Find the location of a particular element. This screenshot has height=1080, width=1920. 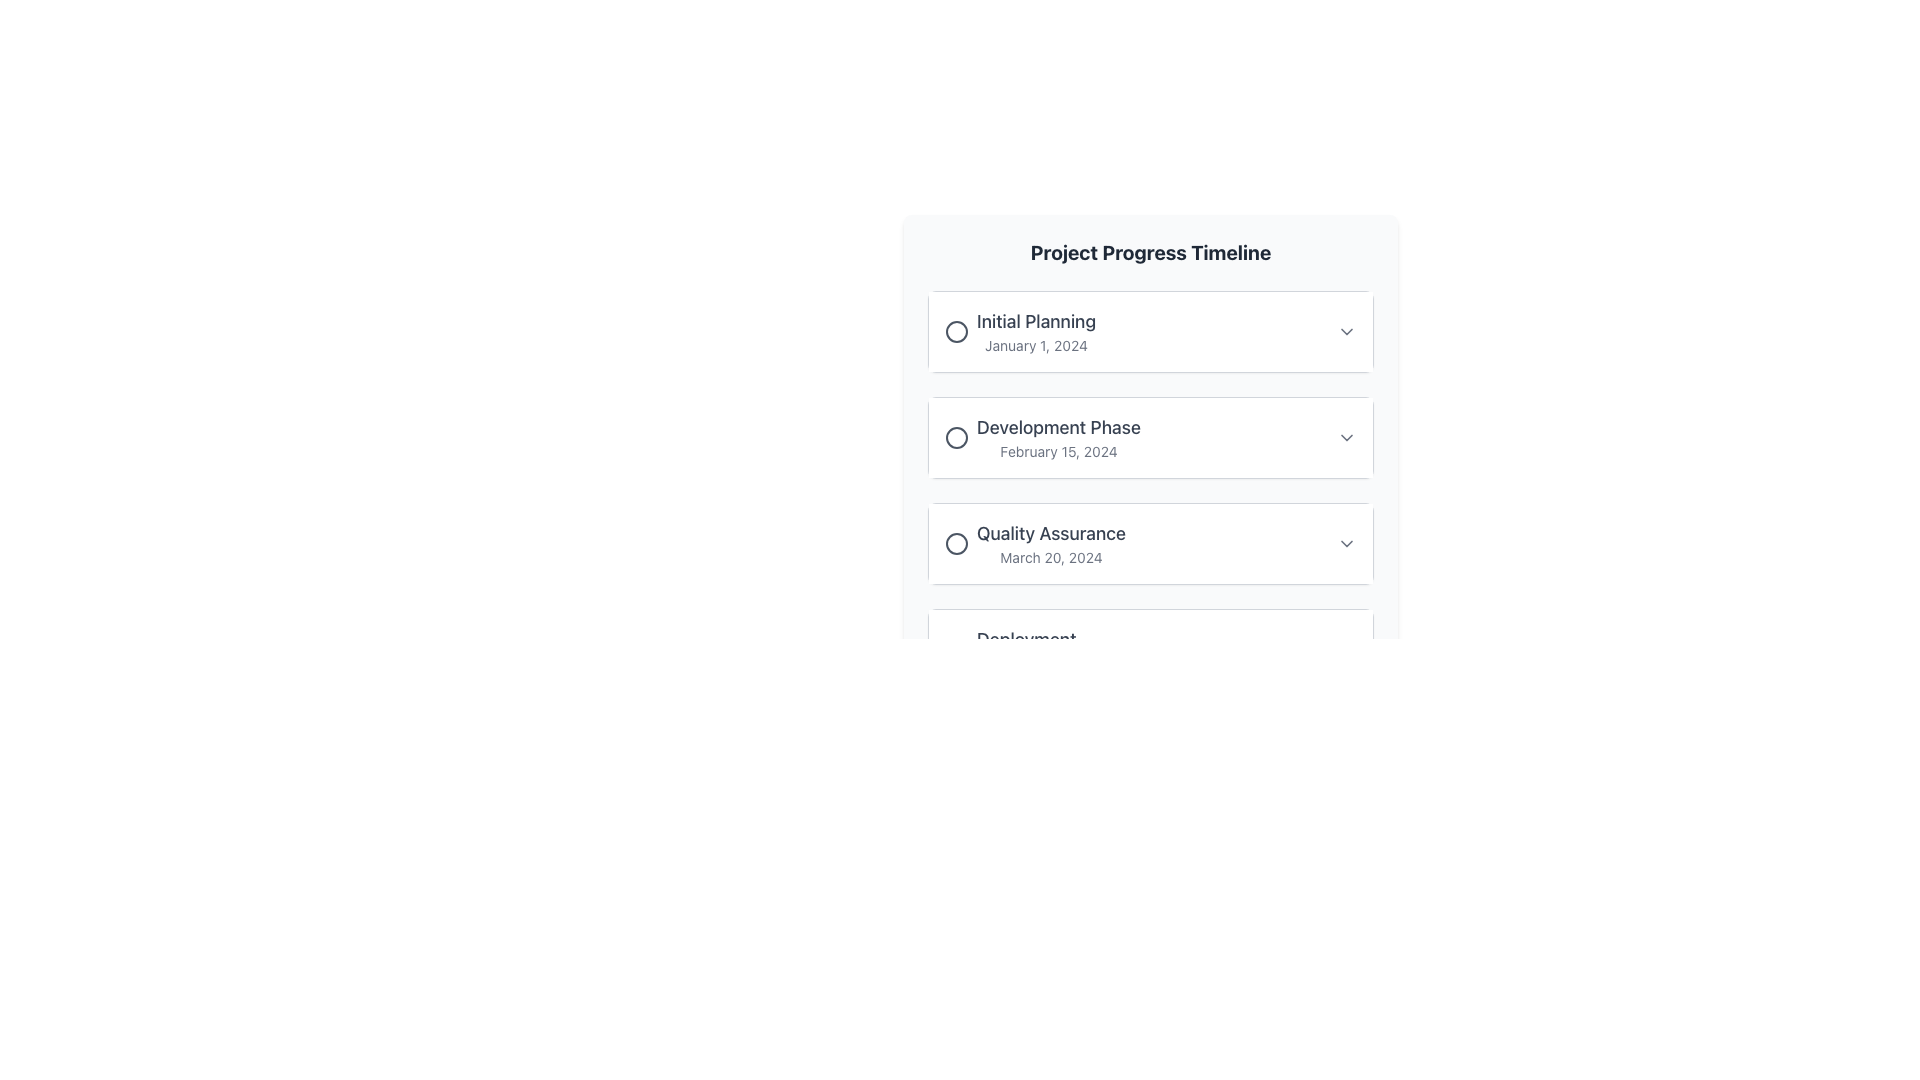

the third list item in the timeline, which displays 'Quality Assurance' and the date 'March 20, 2024' is located at coordinates (1035, 543).